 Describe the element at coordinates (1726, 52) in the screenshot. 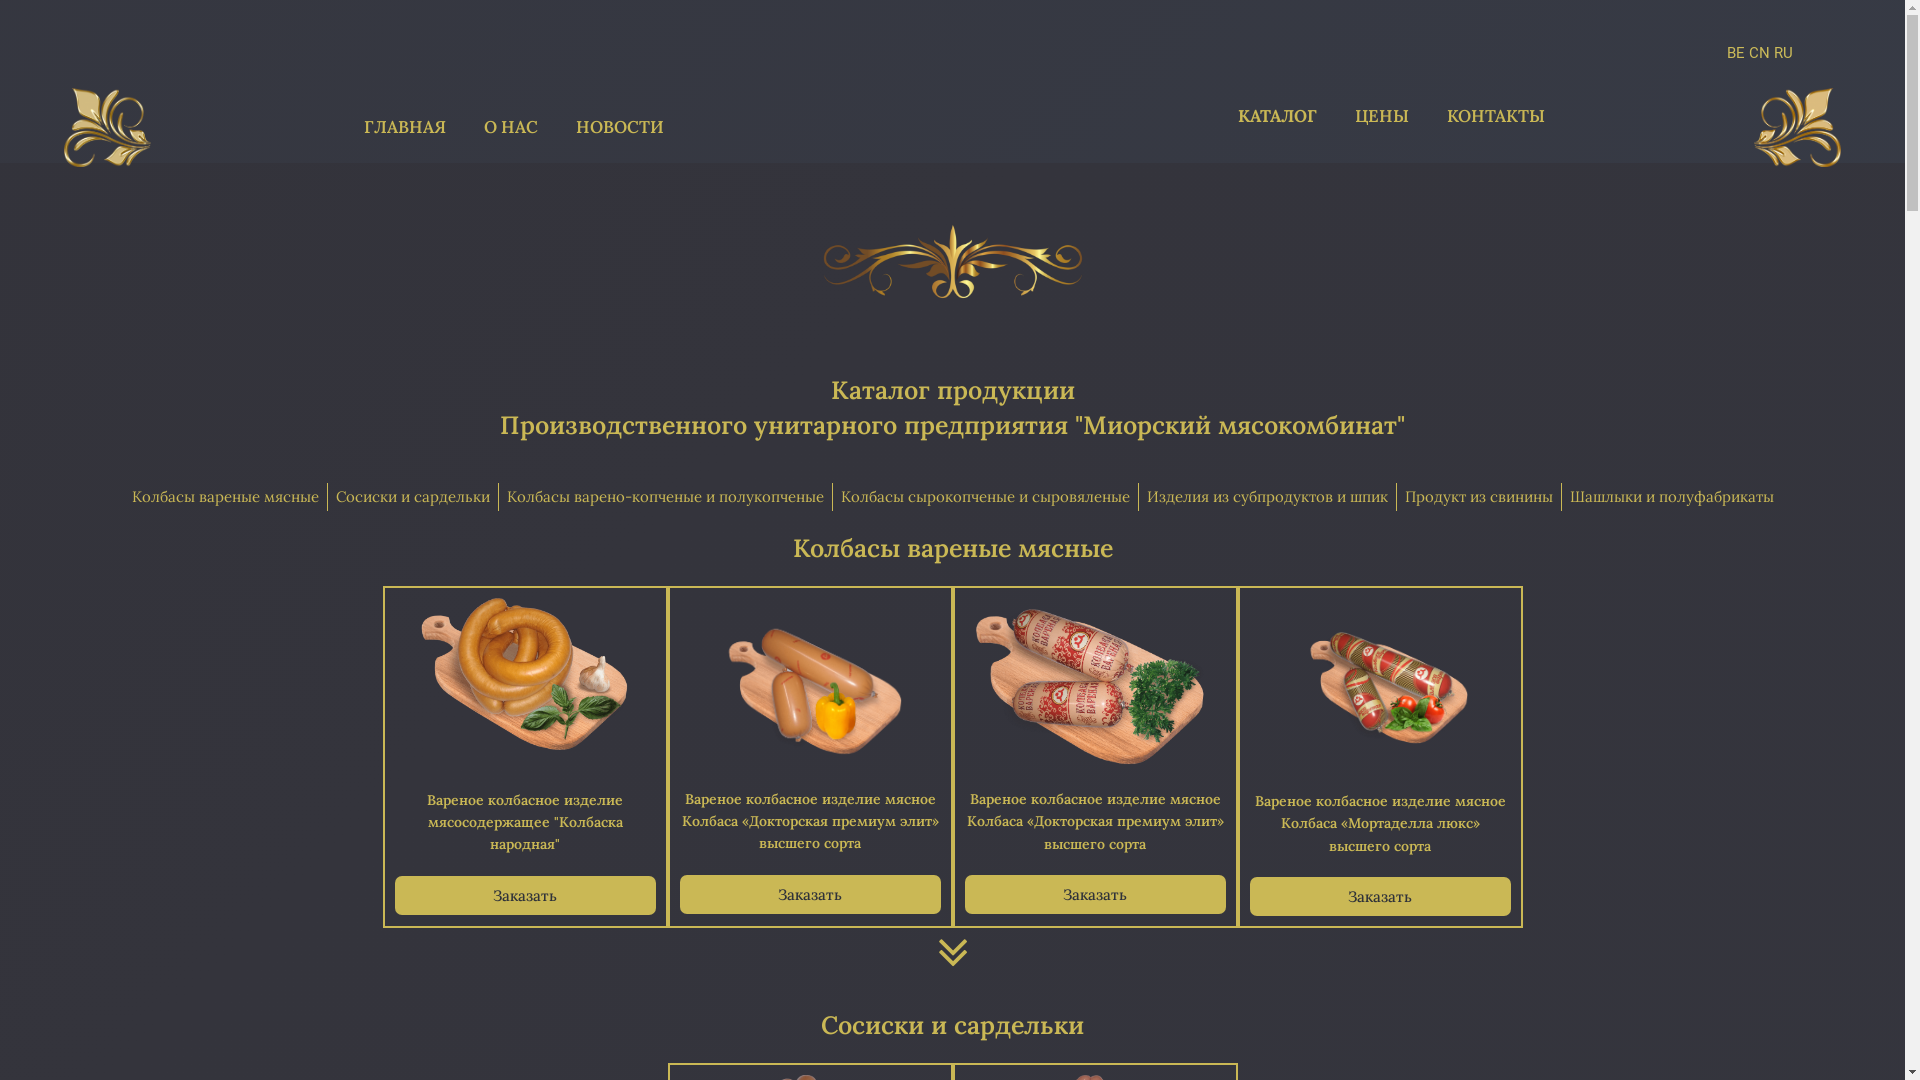

I see `'BE'` at that location.